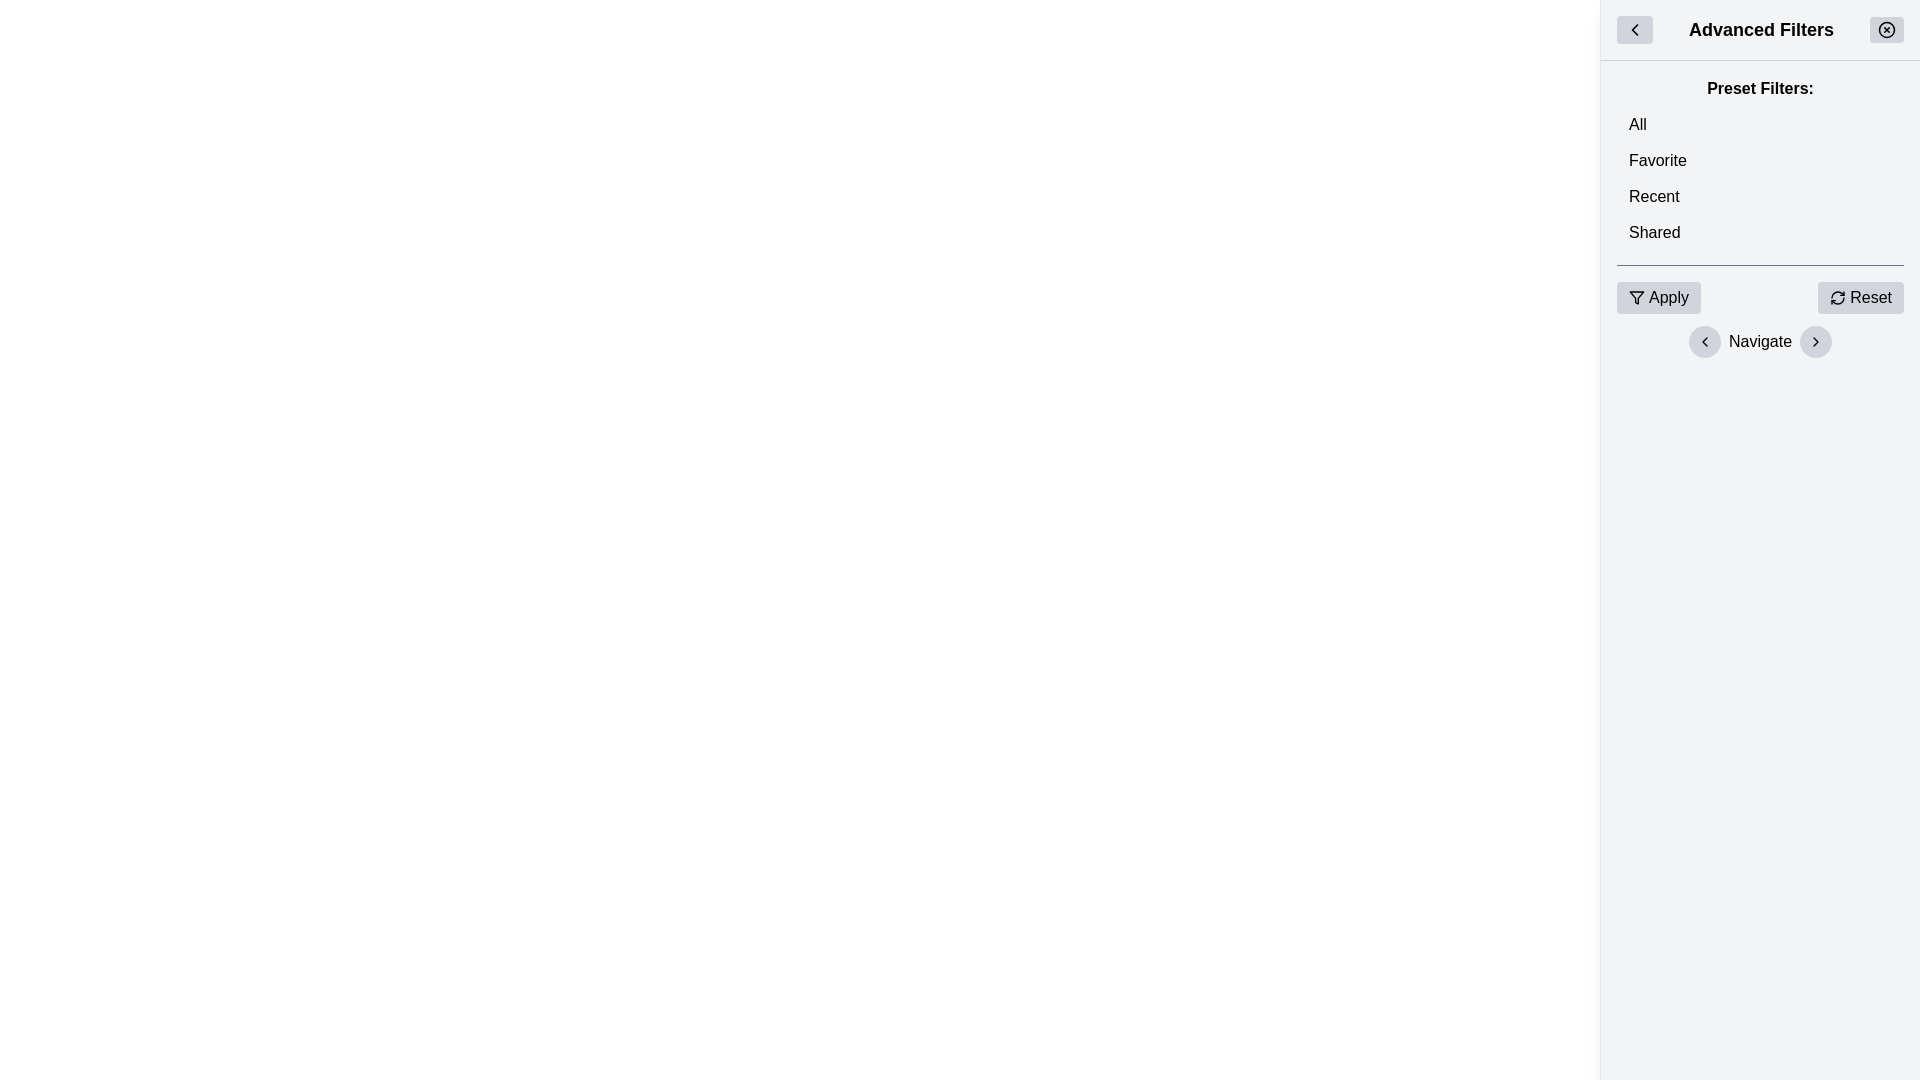  I want to click on the small circular icon with a cross inside it, located in the top-right section of the interface, so click(1885, 30).